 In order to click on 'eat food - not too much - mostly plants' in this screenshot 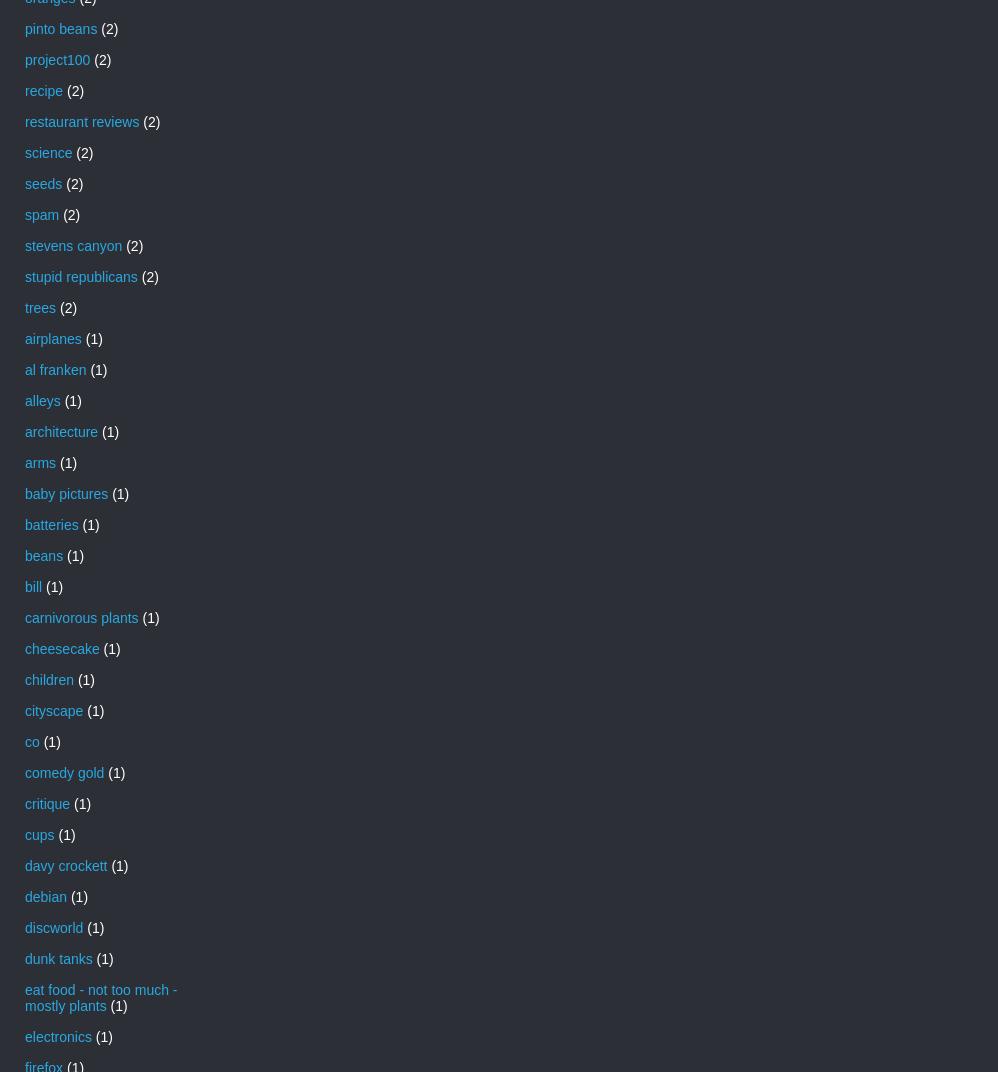, I will do `click(100, 995)`.